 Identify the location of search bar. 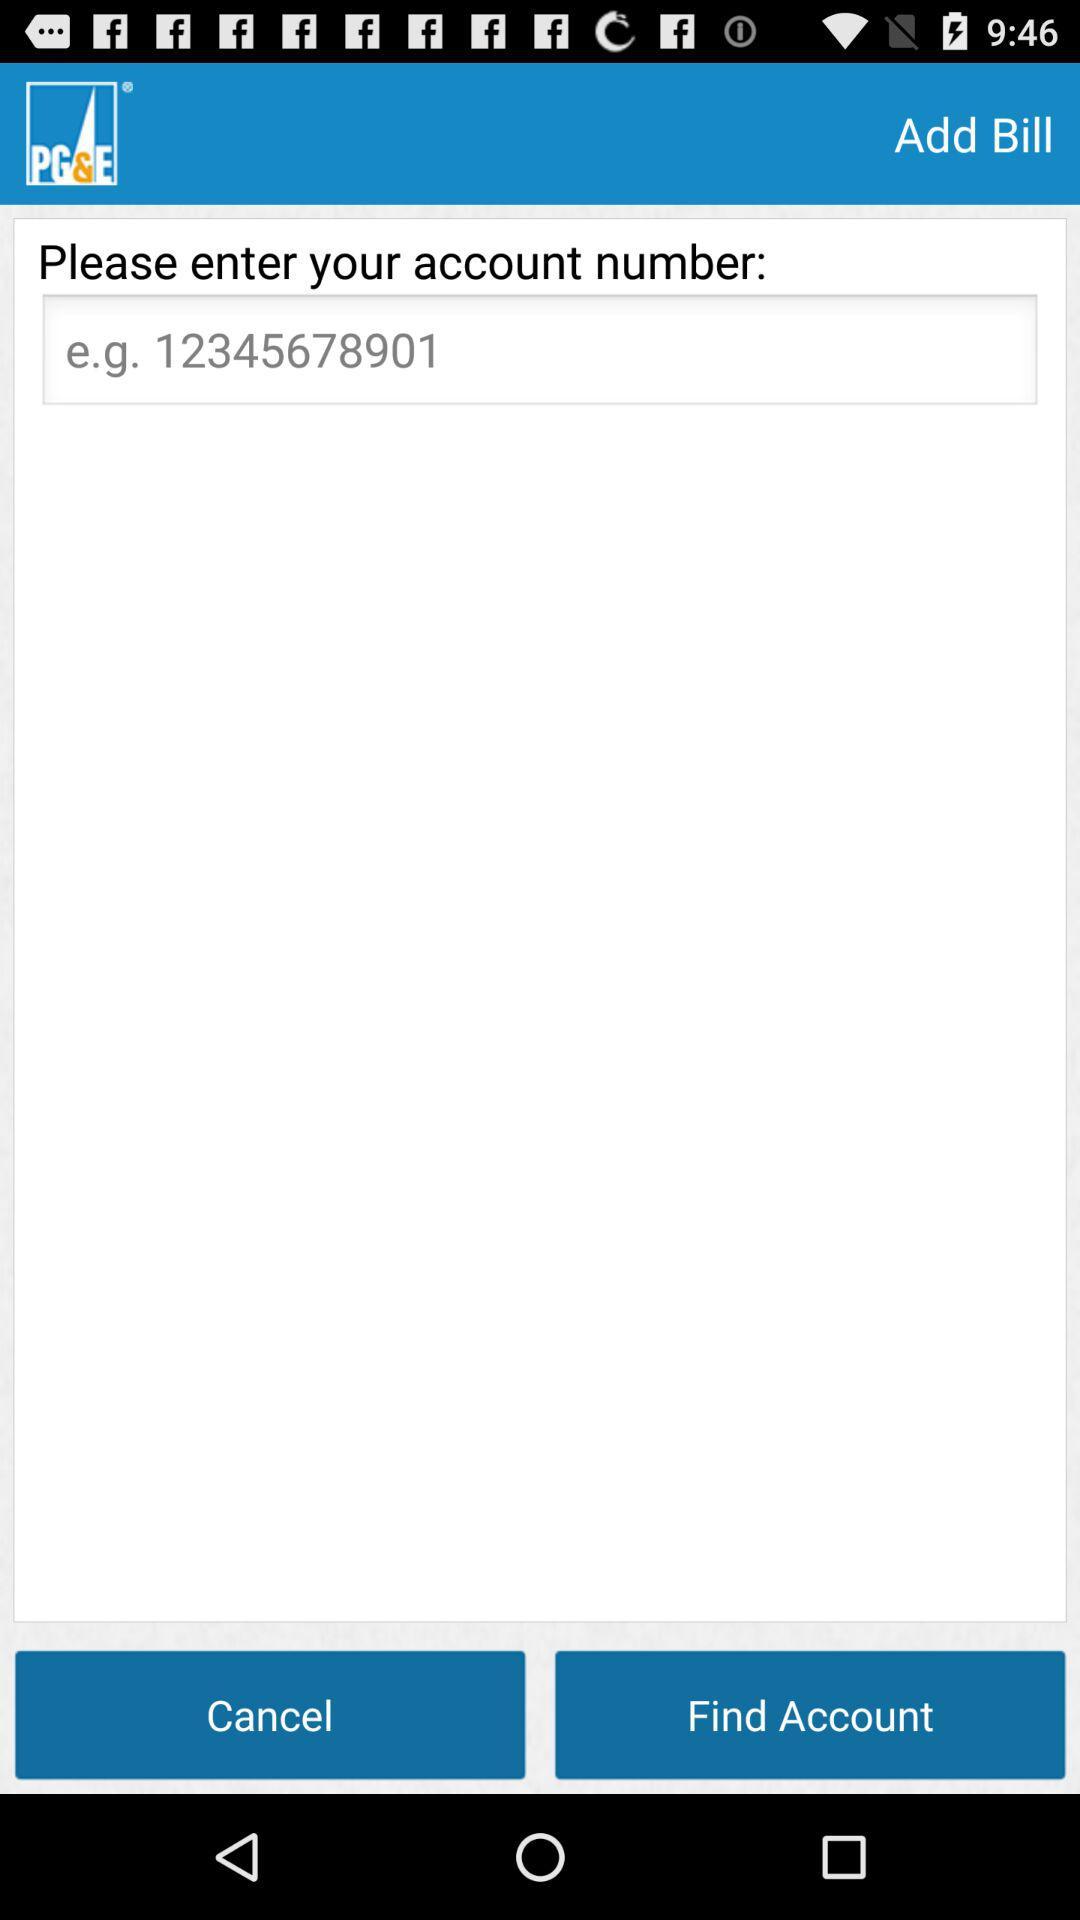
(540, 355).